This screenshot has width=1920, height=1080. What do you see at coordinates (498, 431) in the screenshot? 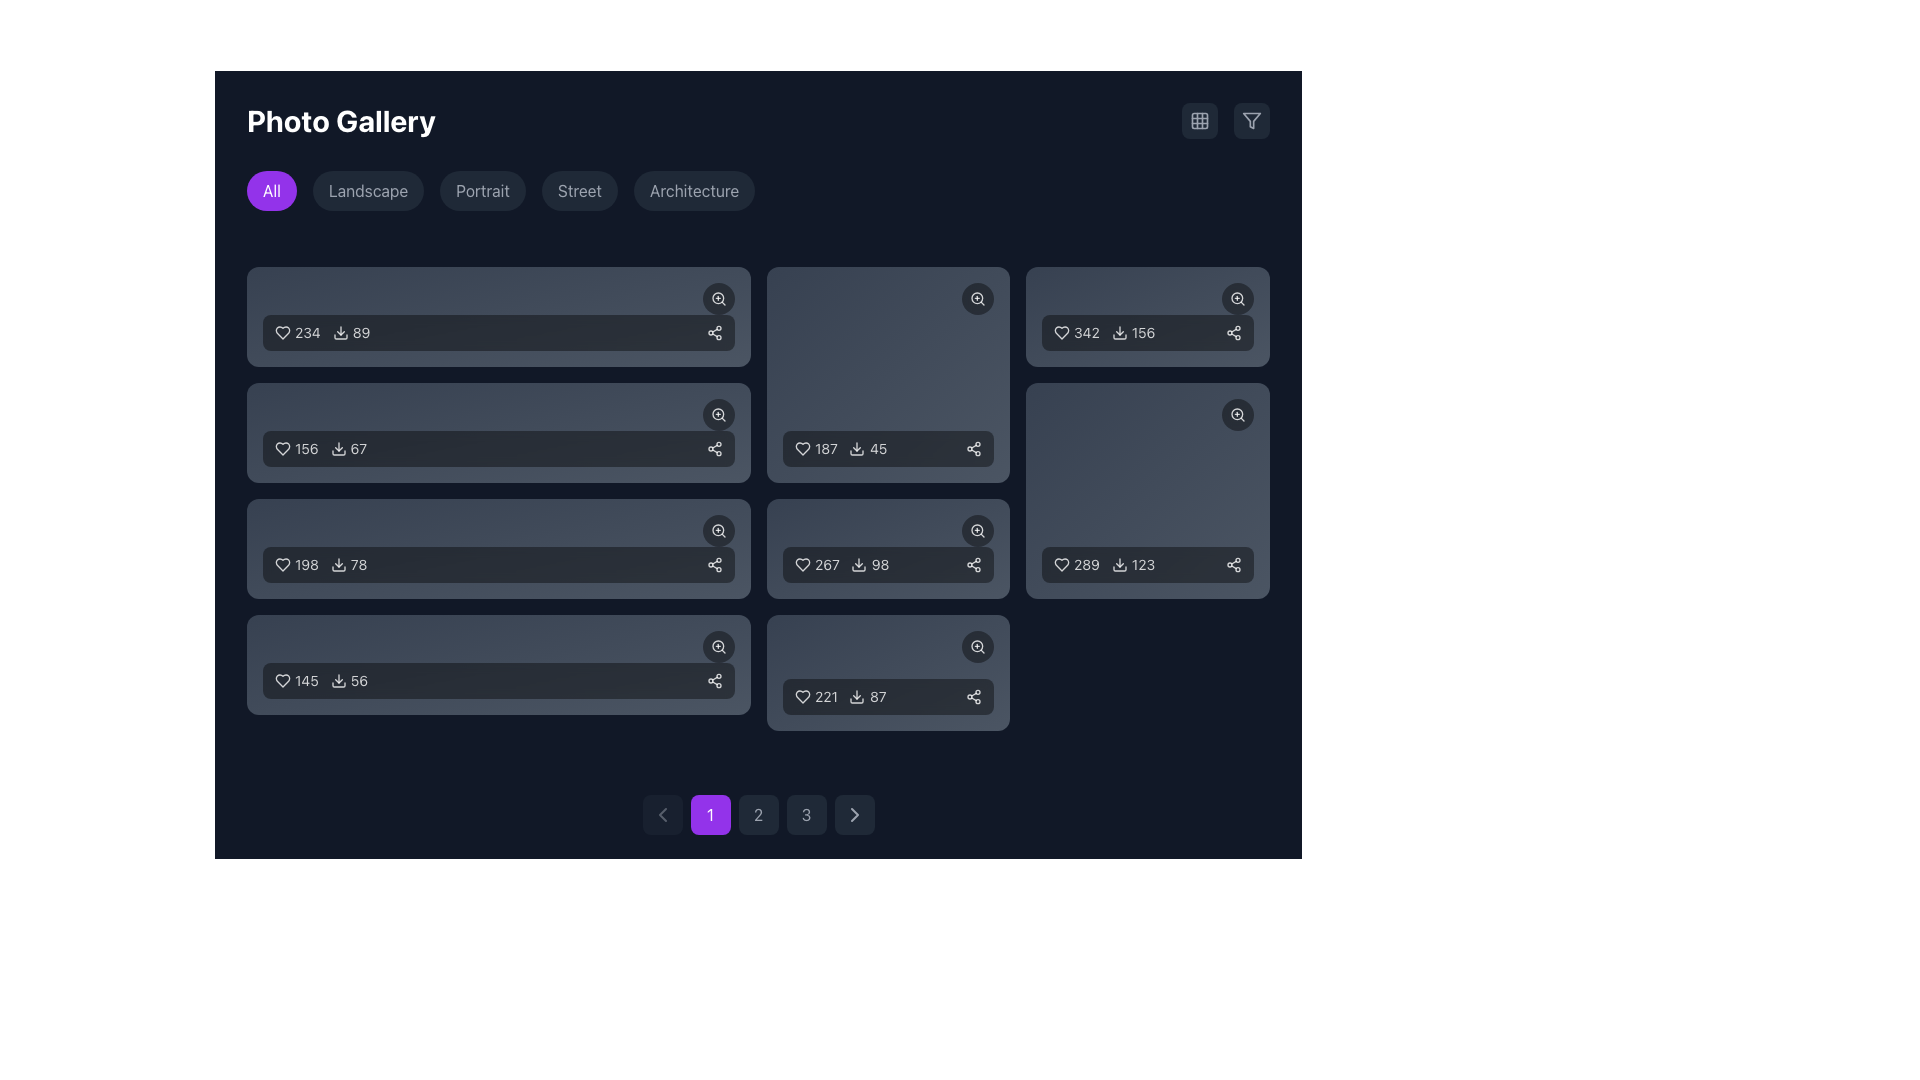
I see `the likes and download statistics in the interactive row located in the middle of the second row of the grid layout, directly below the element displaying '234 ❤️ 89'` at bounding box center [498, 431].